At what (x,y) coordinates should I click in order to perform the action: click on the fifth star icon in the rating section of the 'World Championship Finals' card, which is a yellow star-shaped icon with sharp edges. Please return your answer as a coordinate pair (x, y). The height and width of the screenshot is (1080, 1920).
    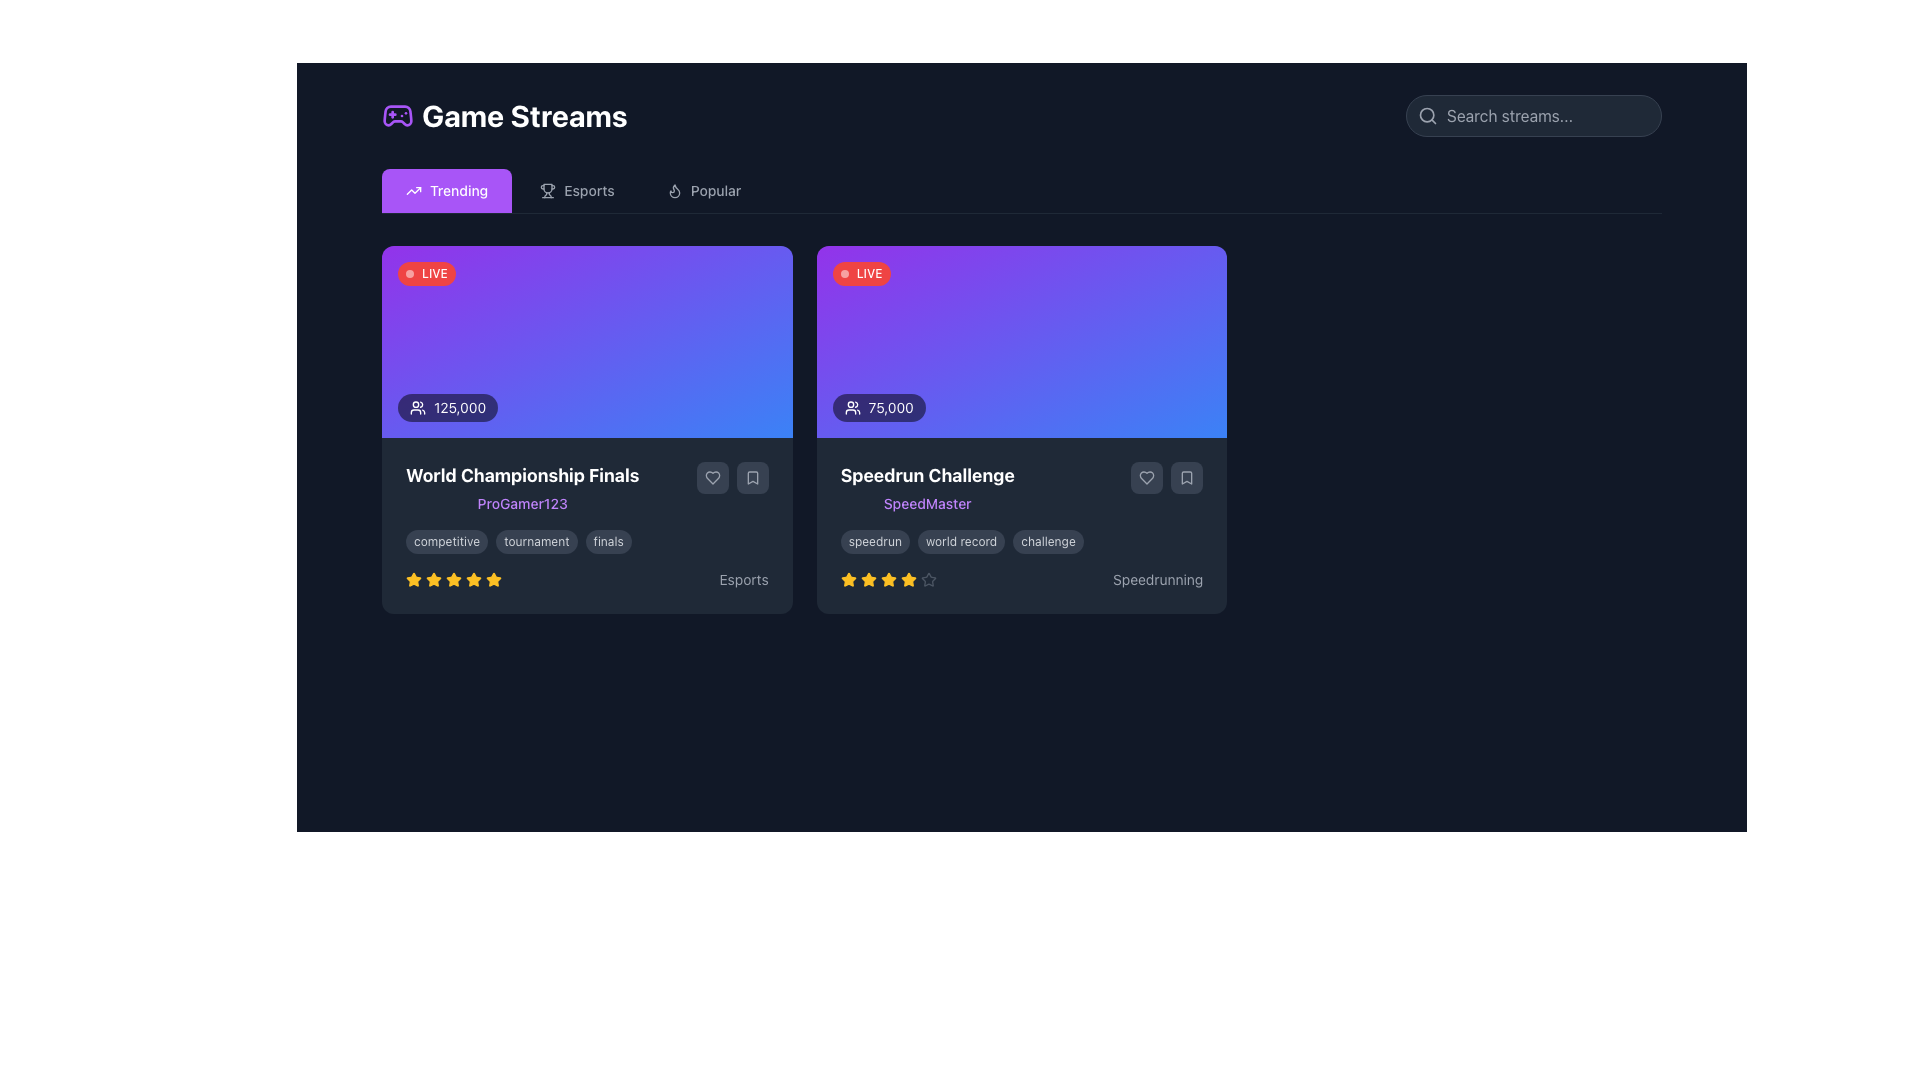
    Looking at the image, I should click on (494, 579).